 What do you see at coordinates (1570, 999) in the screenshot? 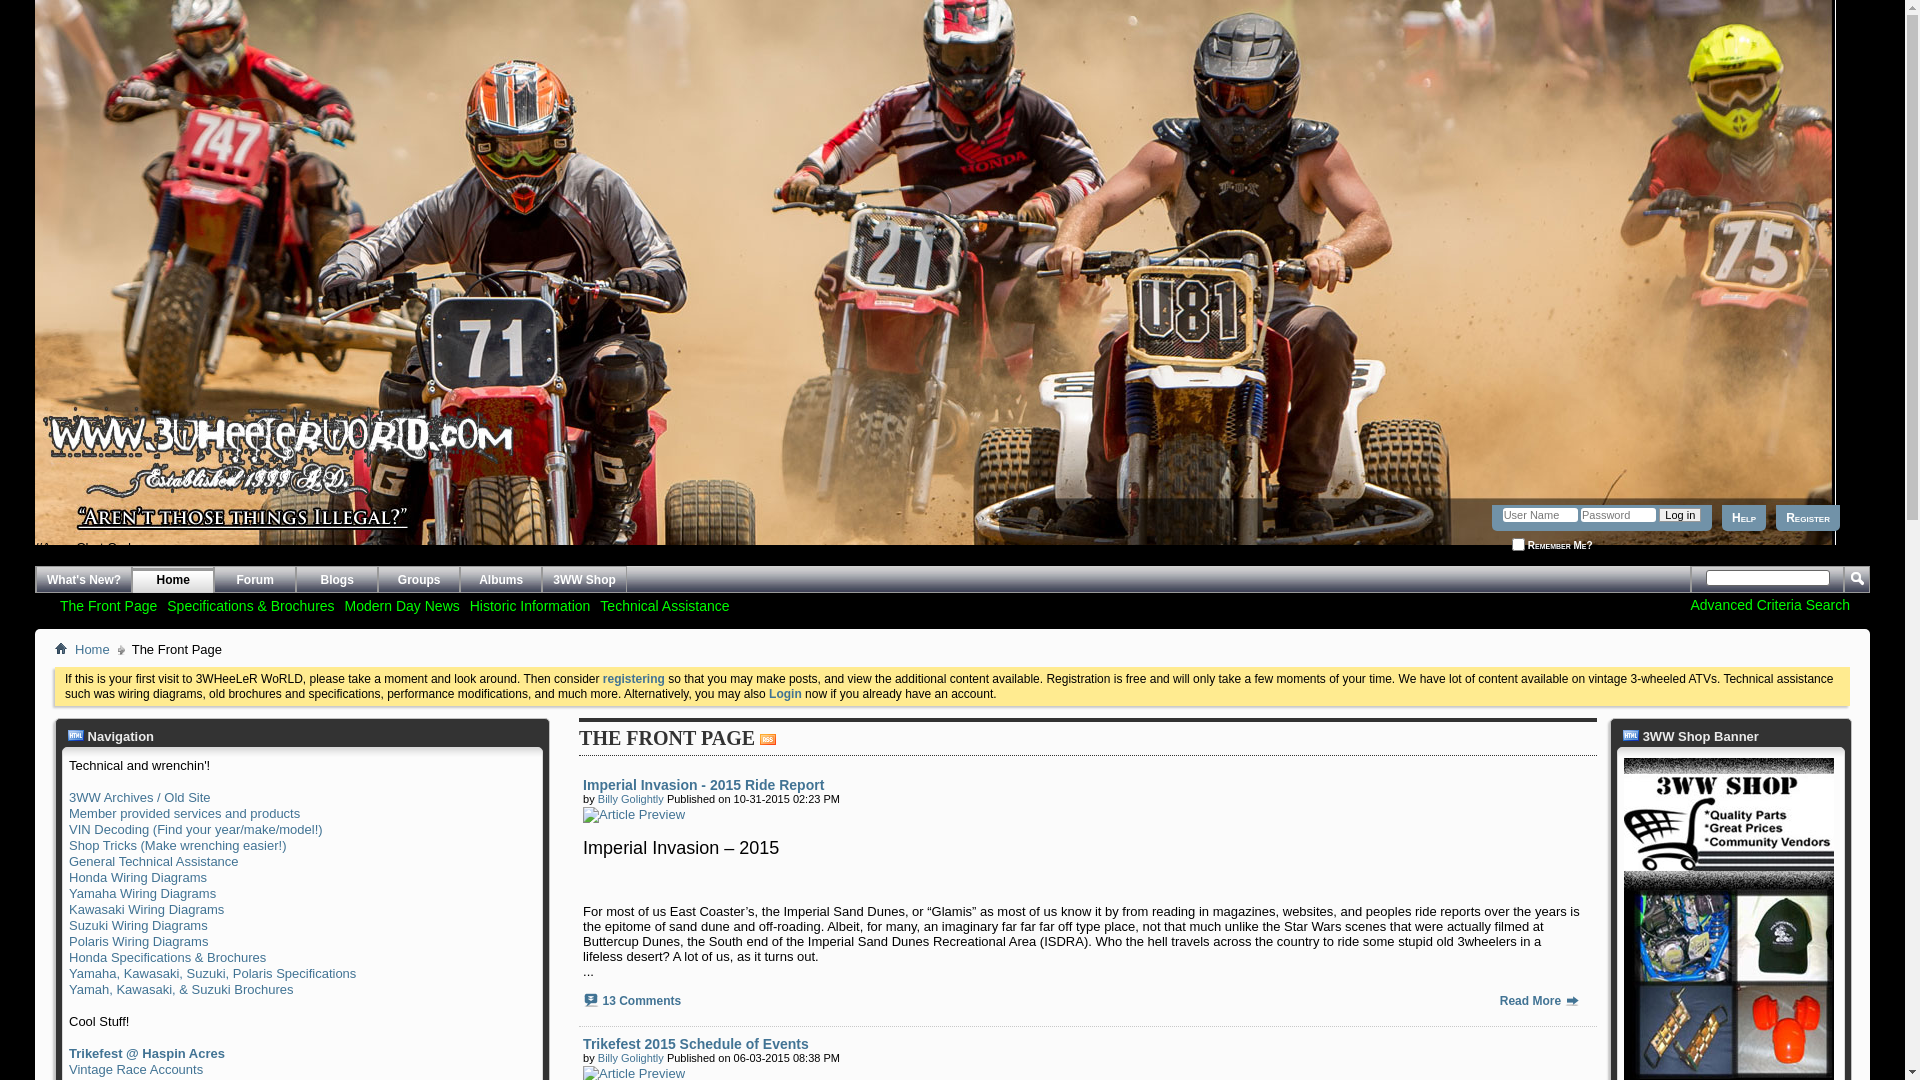
I see `'Read More'` at bounding box center [1570, 999].